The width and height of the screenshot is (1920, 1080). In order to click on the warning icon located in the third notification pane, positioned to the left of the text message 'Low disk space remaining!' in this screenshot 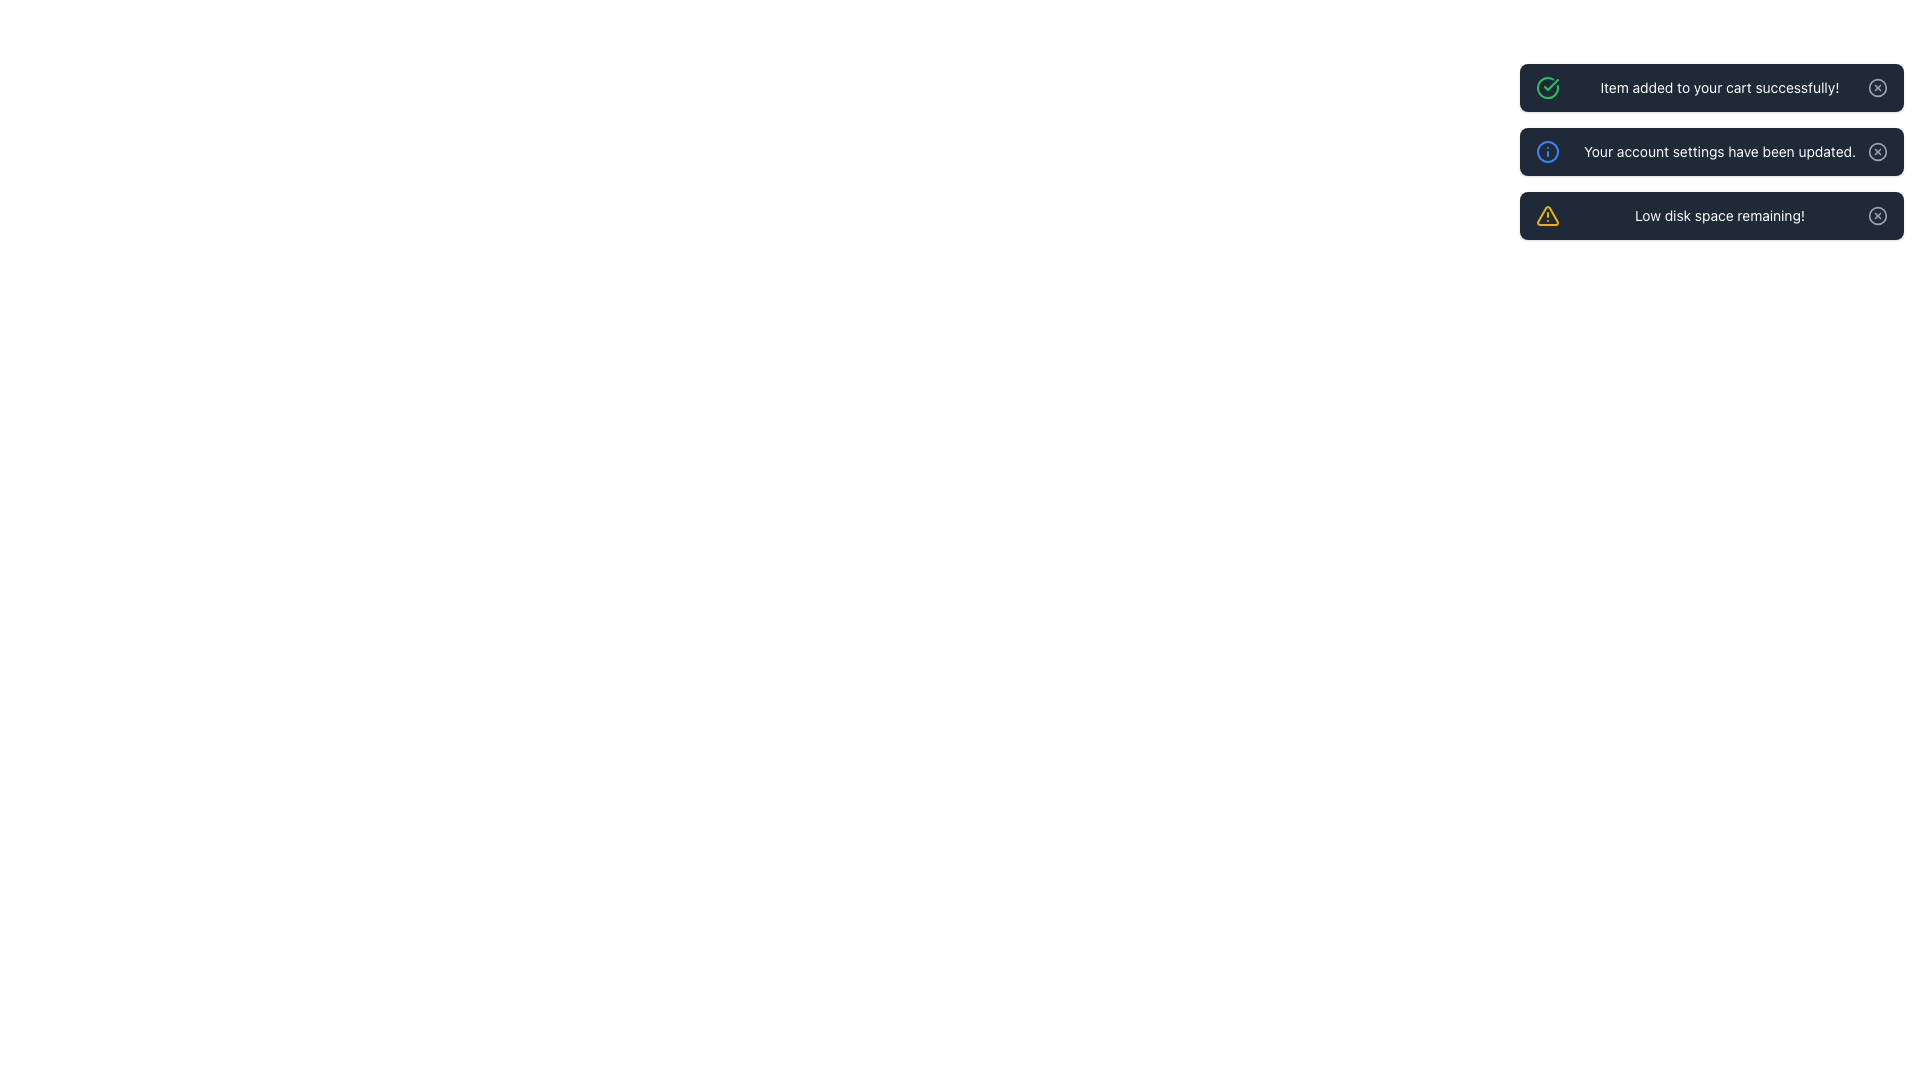, I will do `click(1546, 216)`.